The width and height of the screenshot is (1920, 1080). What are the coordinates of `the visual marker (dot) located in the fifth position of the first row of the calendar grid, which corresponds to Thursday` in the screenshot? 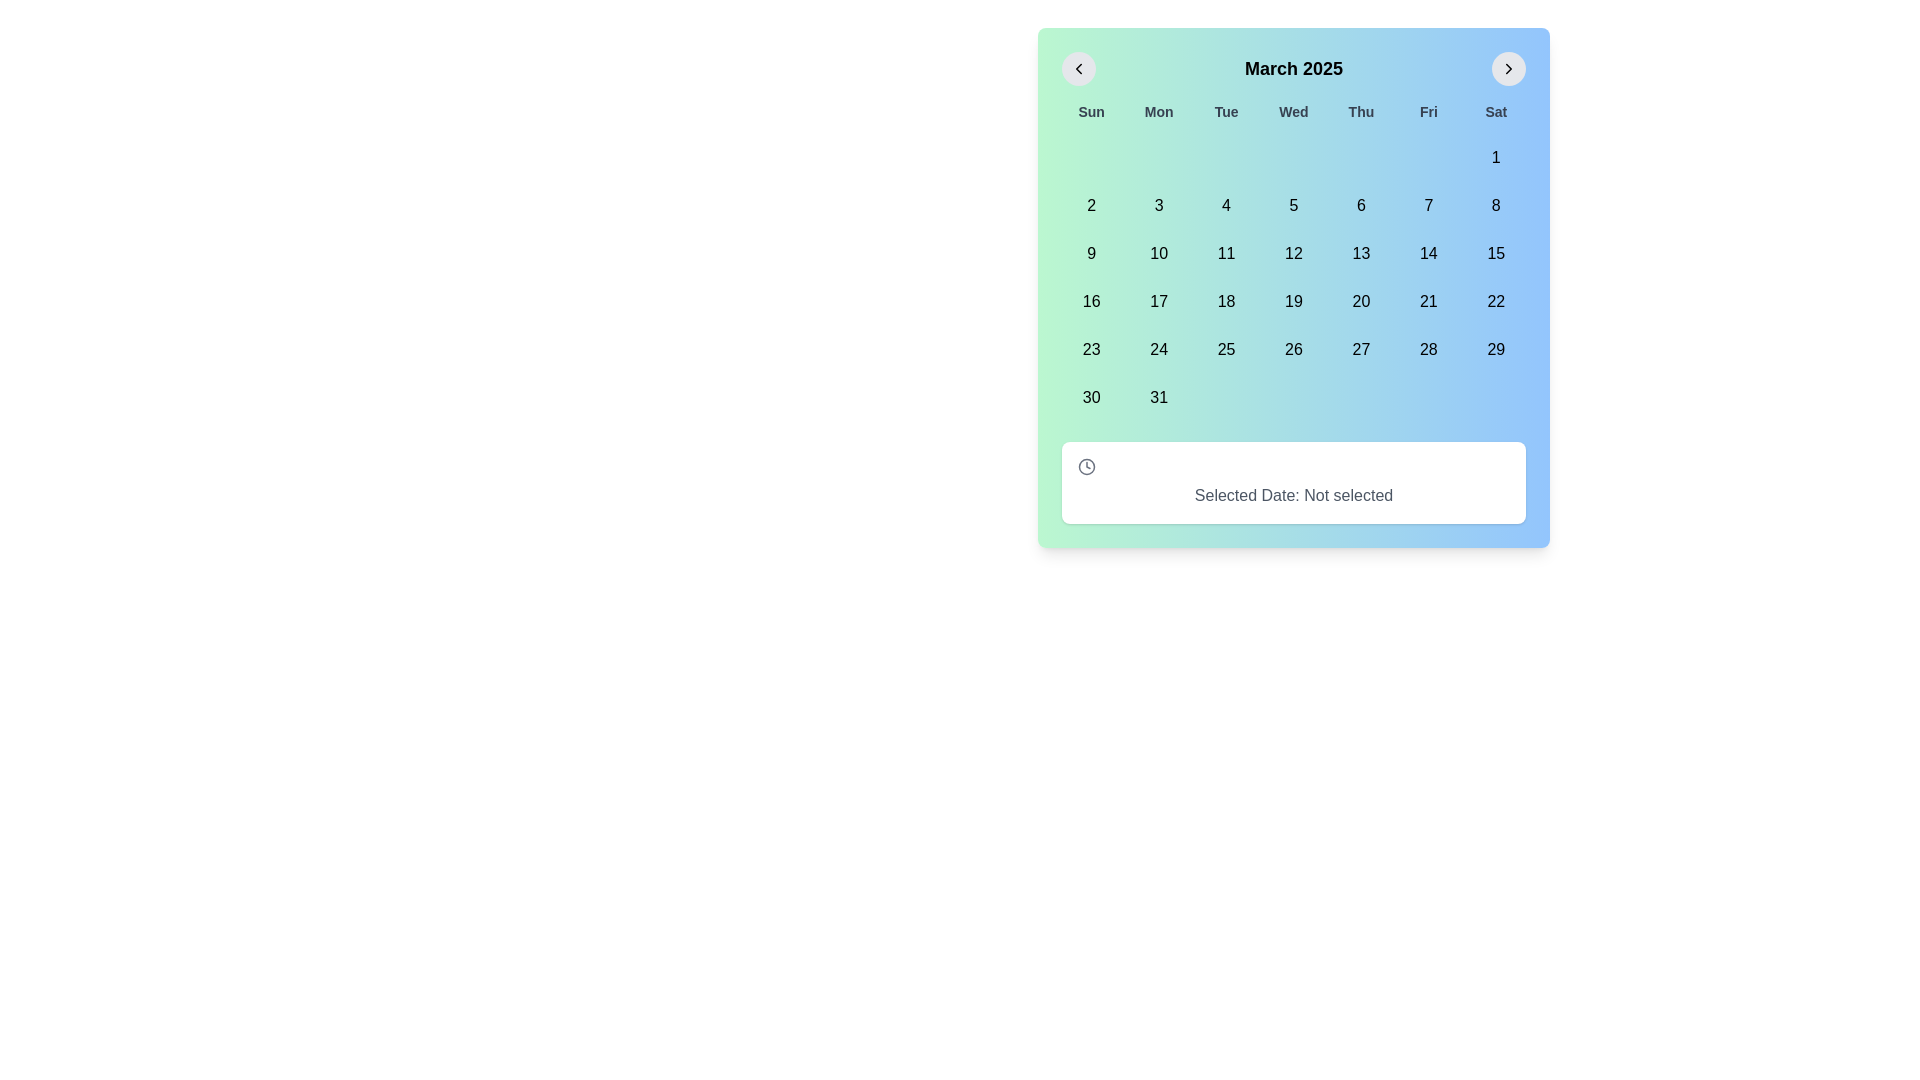 It's located at (1360, 157).